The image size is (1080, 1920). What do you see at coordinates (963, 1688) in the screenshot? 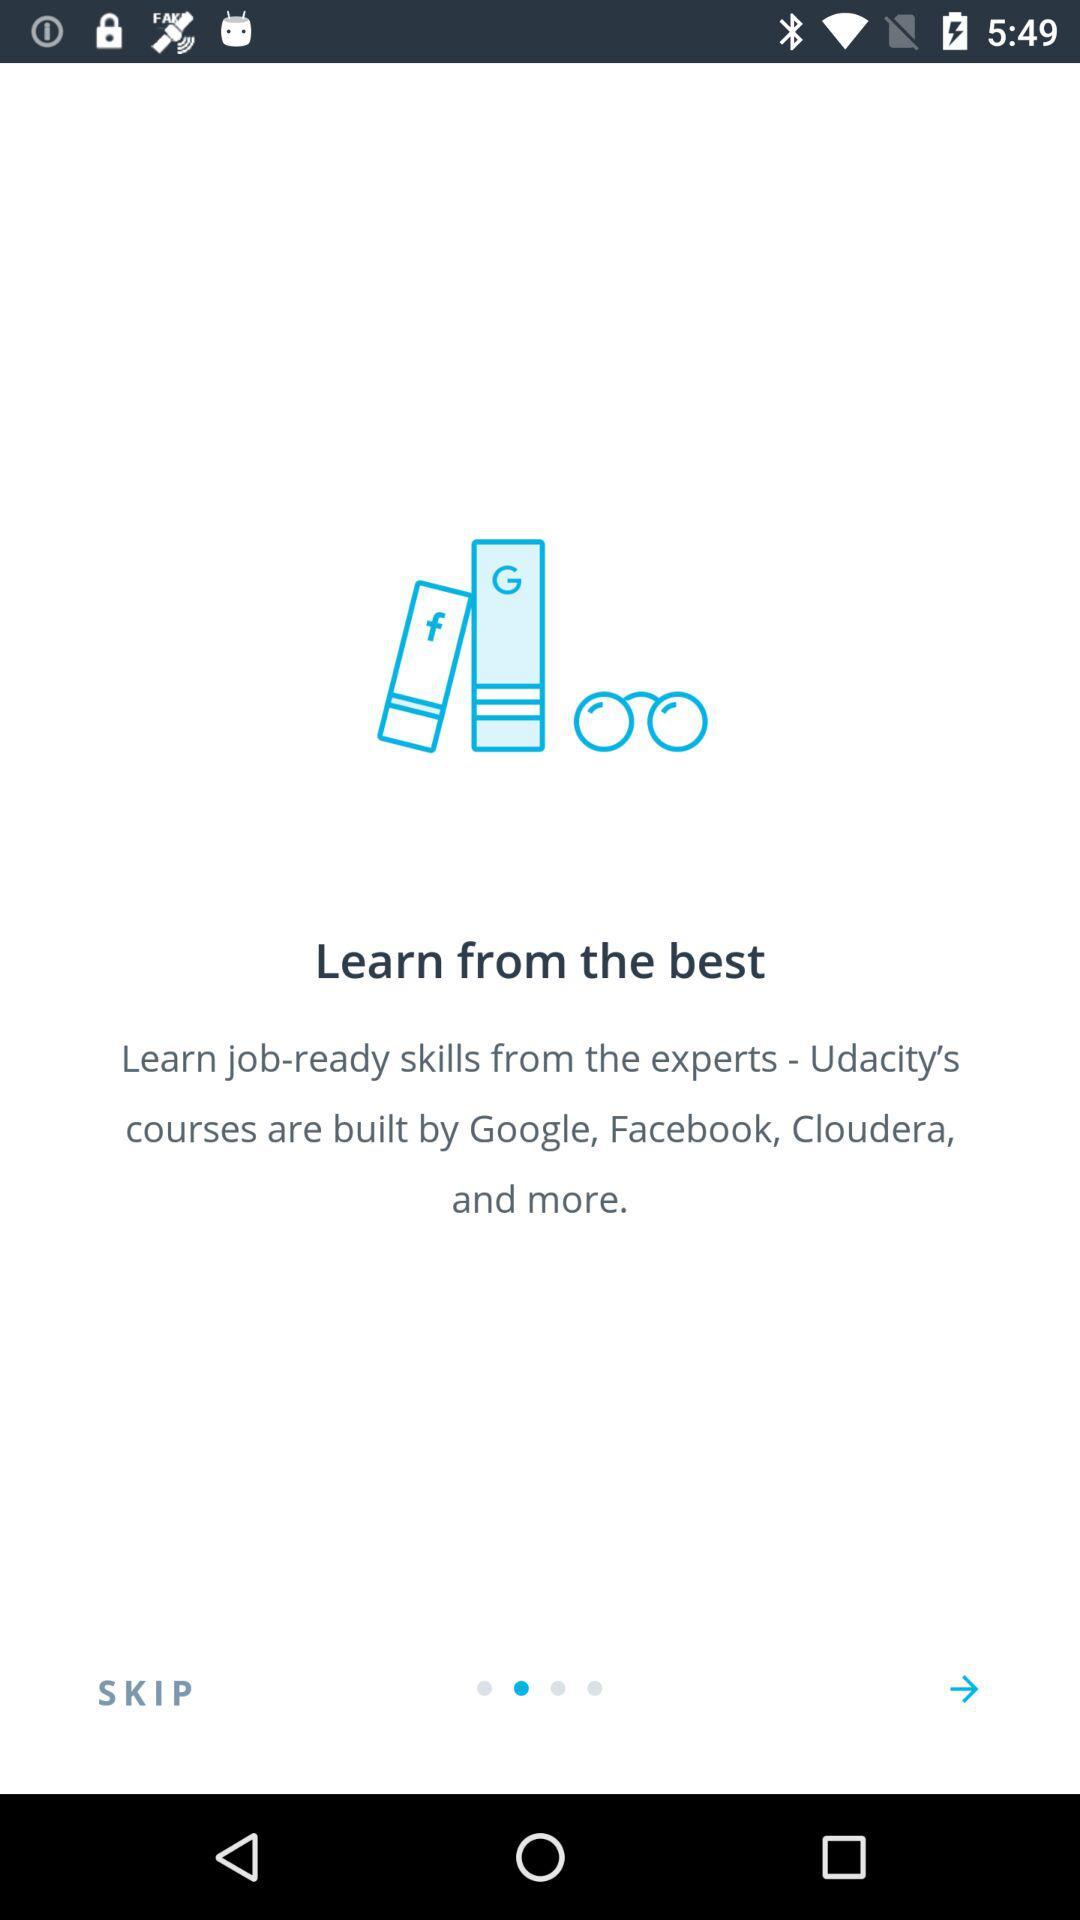
I see `next page` at bounding box center [963, 1688].